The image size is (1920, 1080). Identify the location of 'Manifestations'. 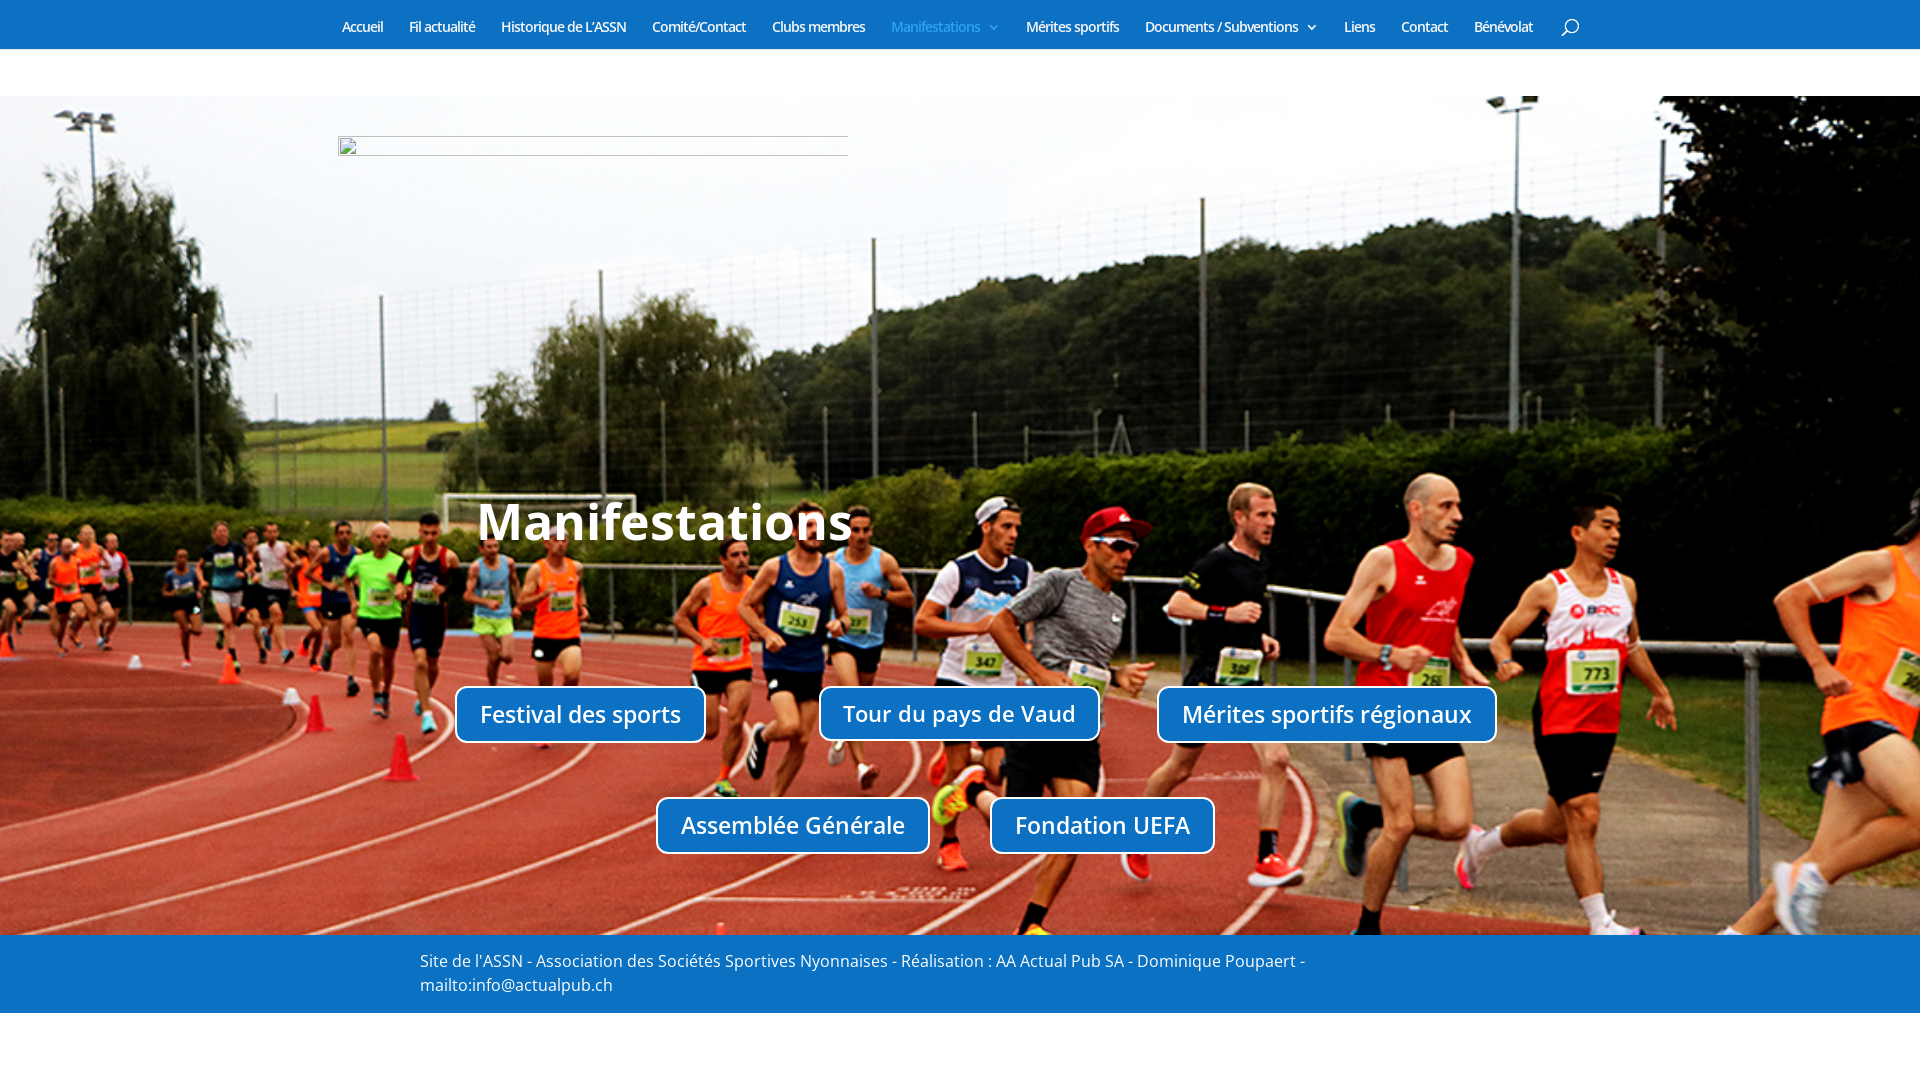
(943, 34).